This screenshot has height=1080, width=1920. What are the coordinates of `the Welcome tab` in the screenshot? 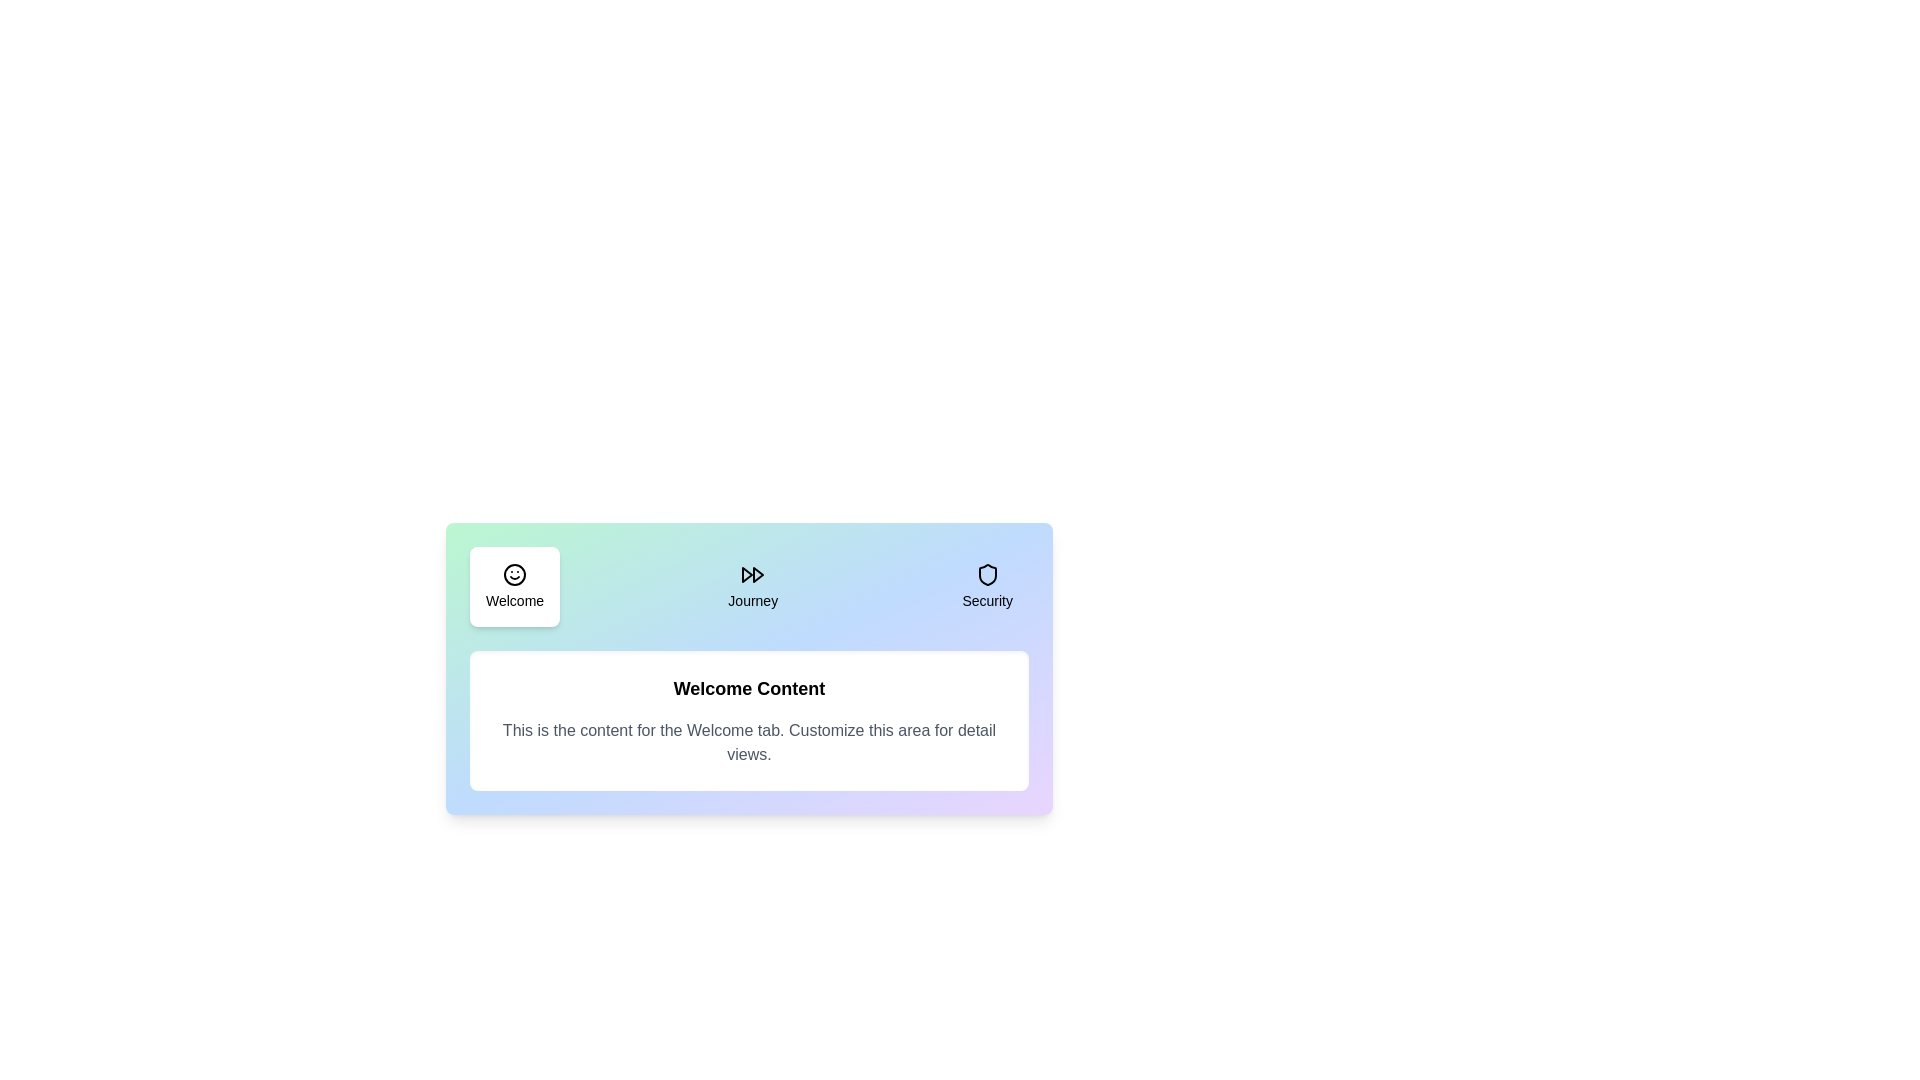 It's located at (514, 585).